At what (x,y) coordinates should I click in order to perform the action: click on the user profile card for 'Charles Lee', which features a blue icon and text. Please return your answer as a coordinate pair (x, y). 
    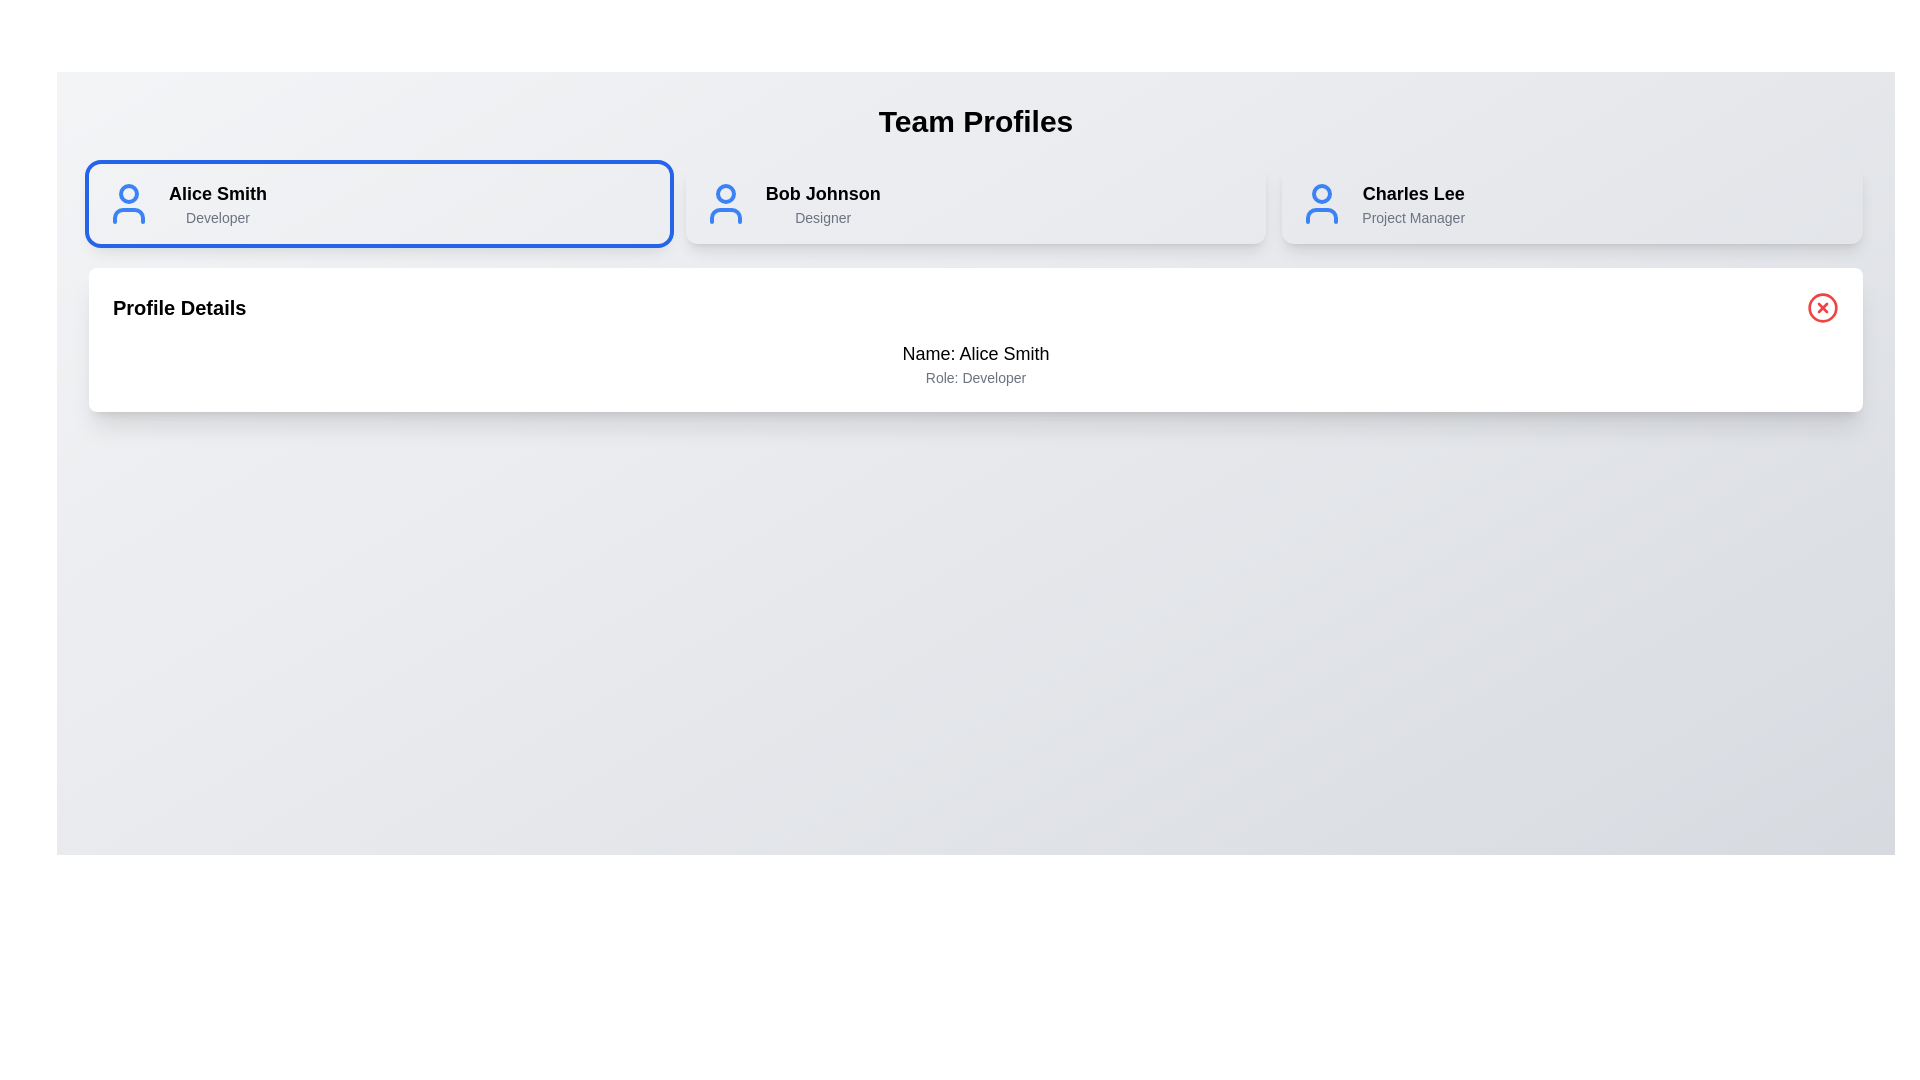
    Looking at the image, I should click on (1571, 204).